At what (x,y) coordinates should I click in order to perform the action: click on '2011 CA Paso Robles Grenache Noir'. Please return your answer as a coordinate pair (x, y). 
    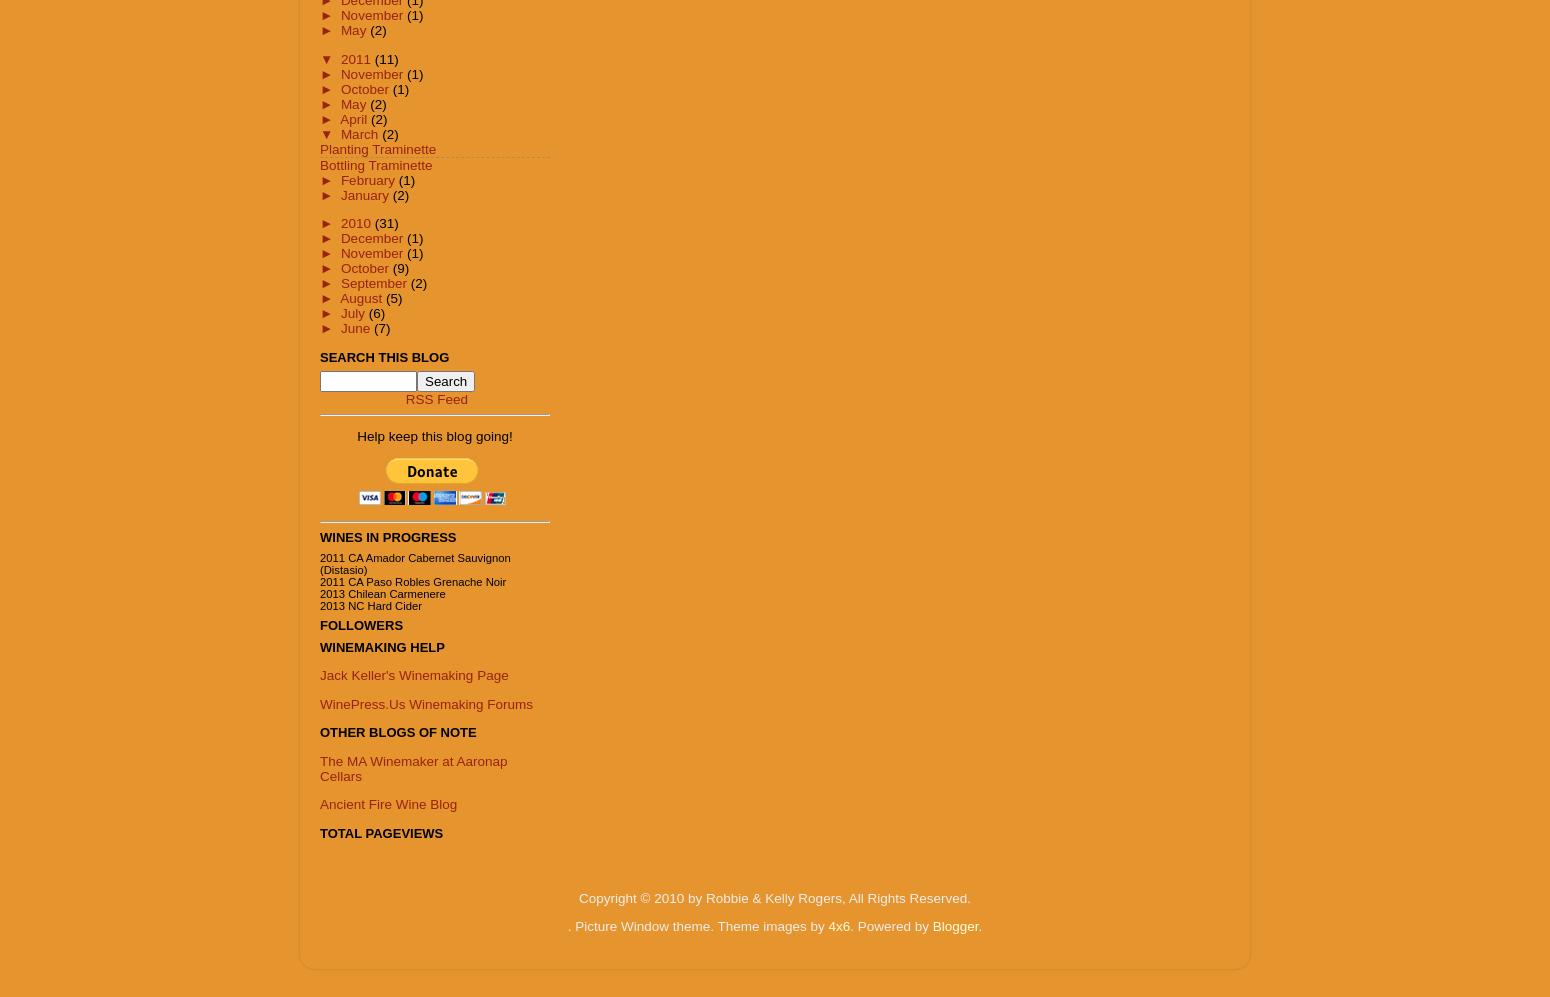
    Looking at the image, I should click on (413, 580).